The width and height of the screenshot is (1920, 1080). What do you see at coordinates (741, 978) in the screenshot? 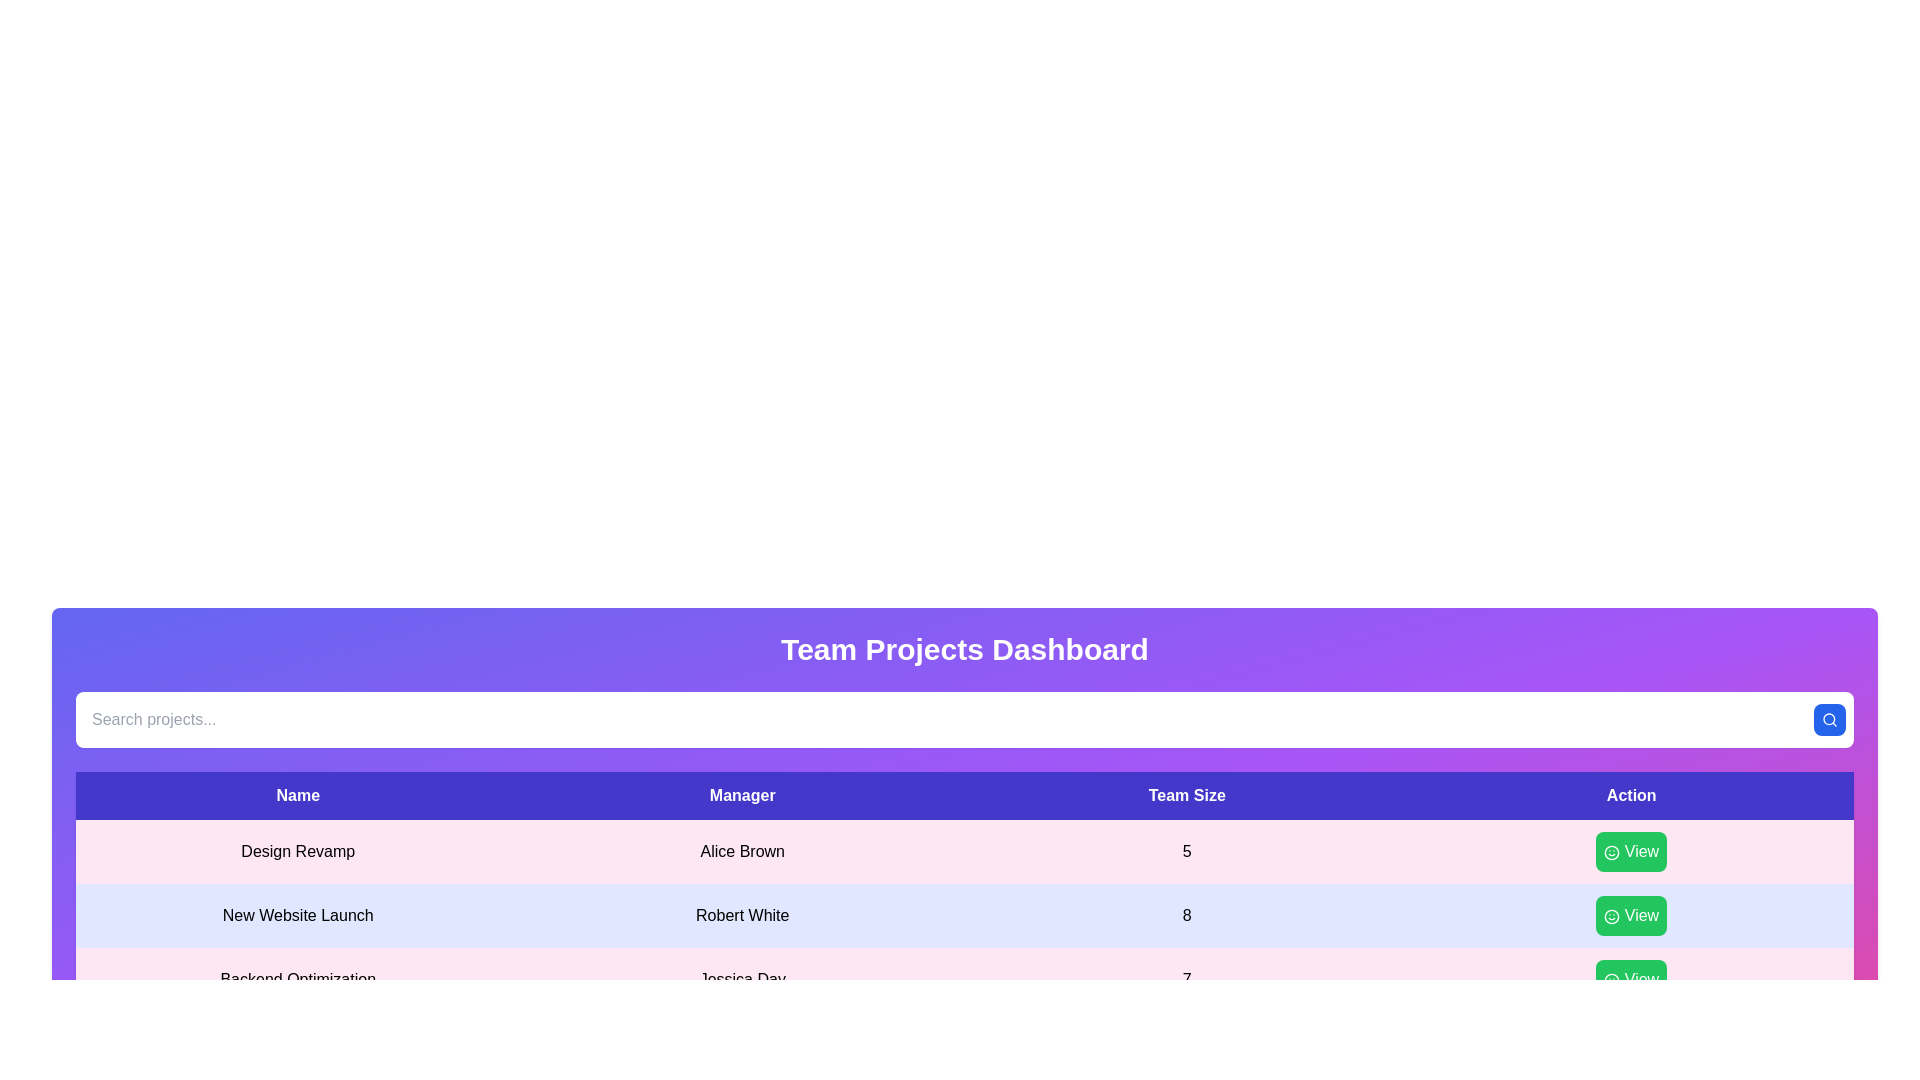
I see `the Text Label displaying the name of the manager associated with the last project's row in the 'Manager' column` at bounding box center [741, 978].